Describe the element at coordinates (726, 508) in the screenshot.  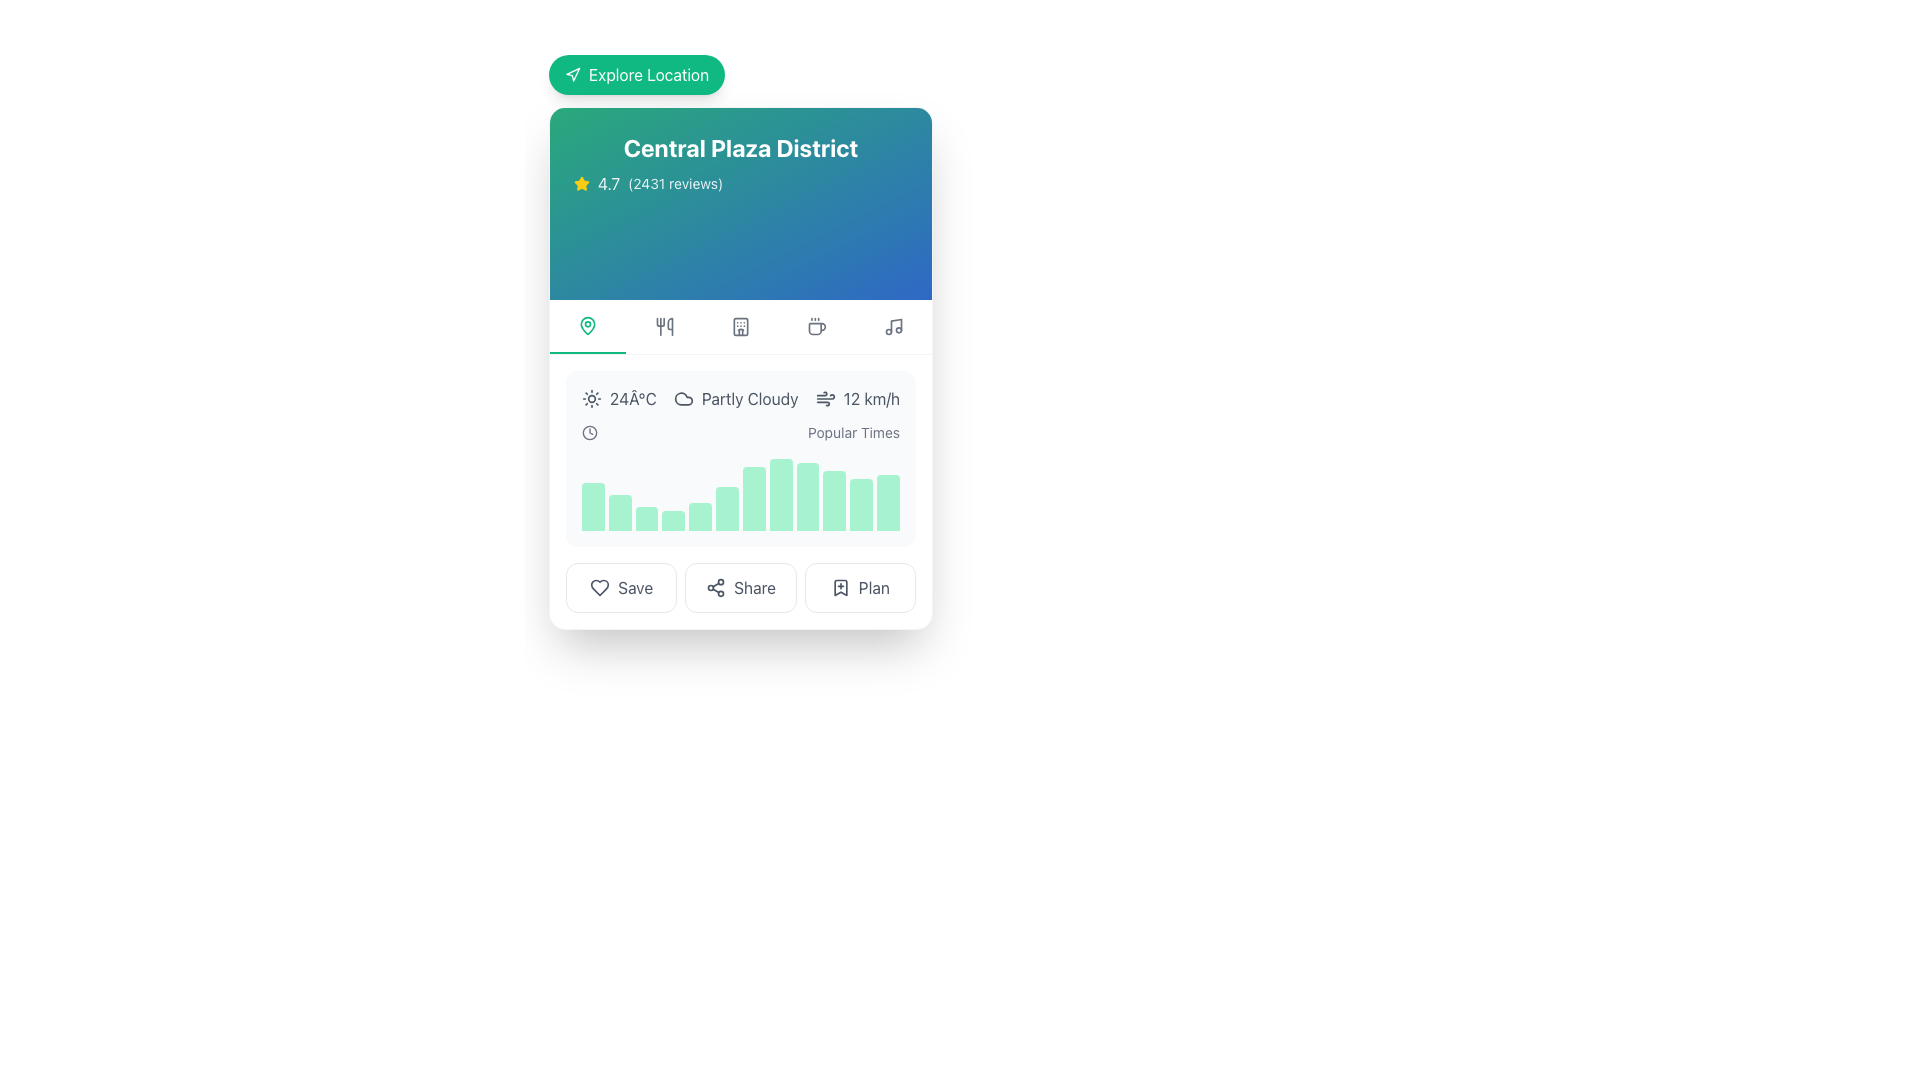
I see `the green-colored vertical bar with rounded corners, which is the 6th bar in the bar chart representing data visually` at that location.